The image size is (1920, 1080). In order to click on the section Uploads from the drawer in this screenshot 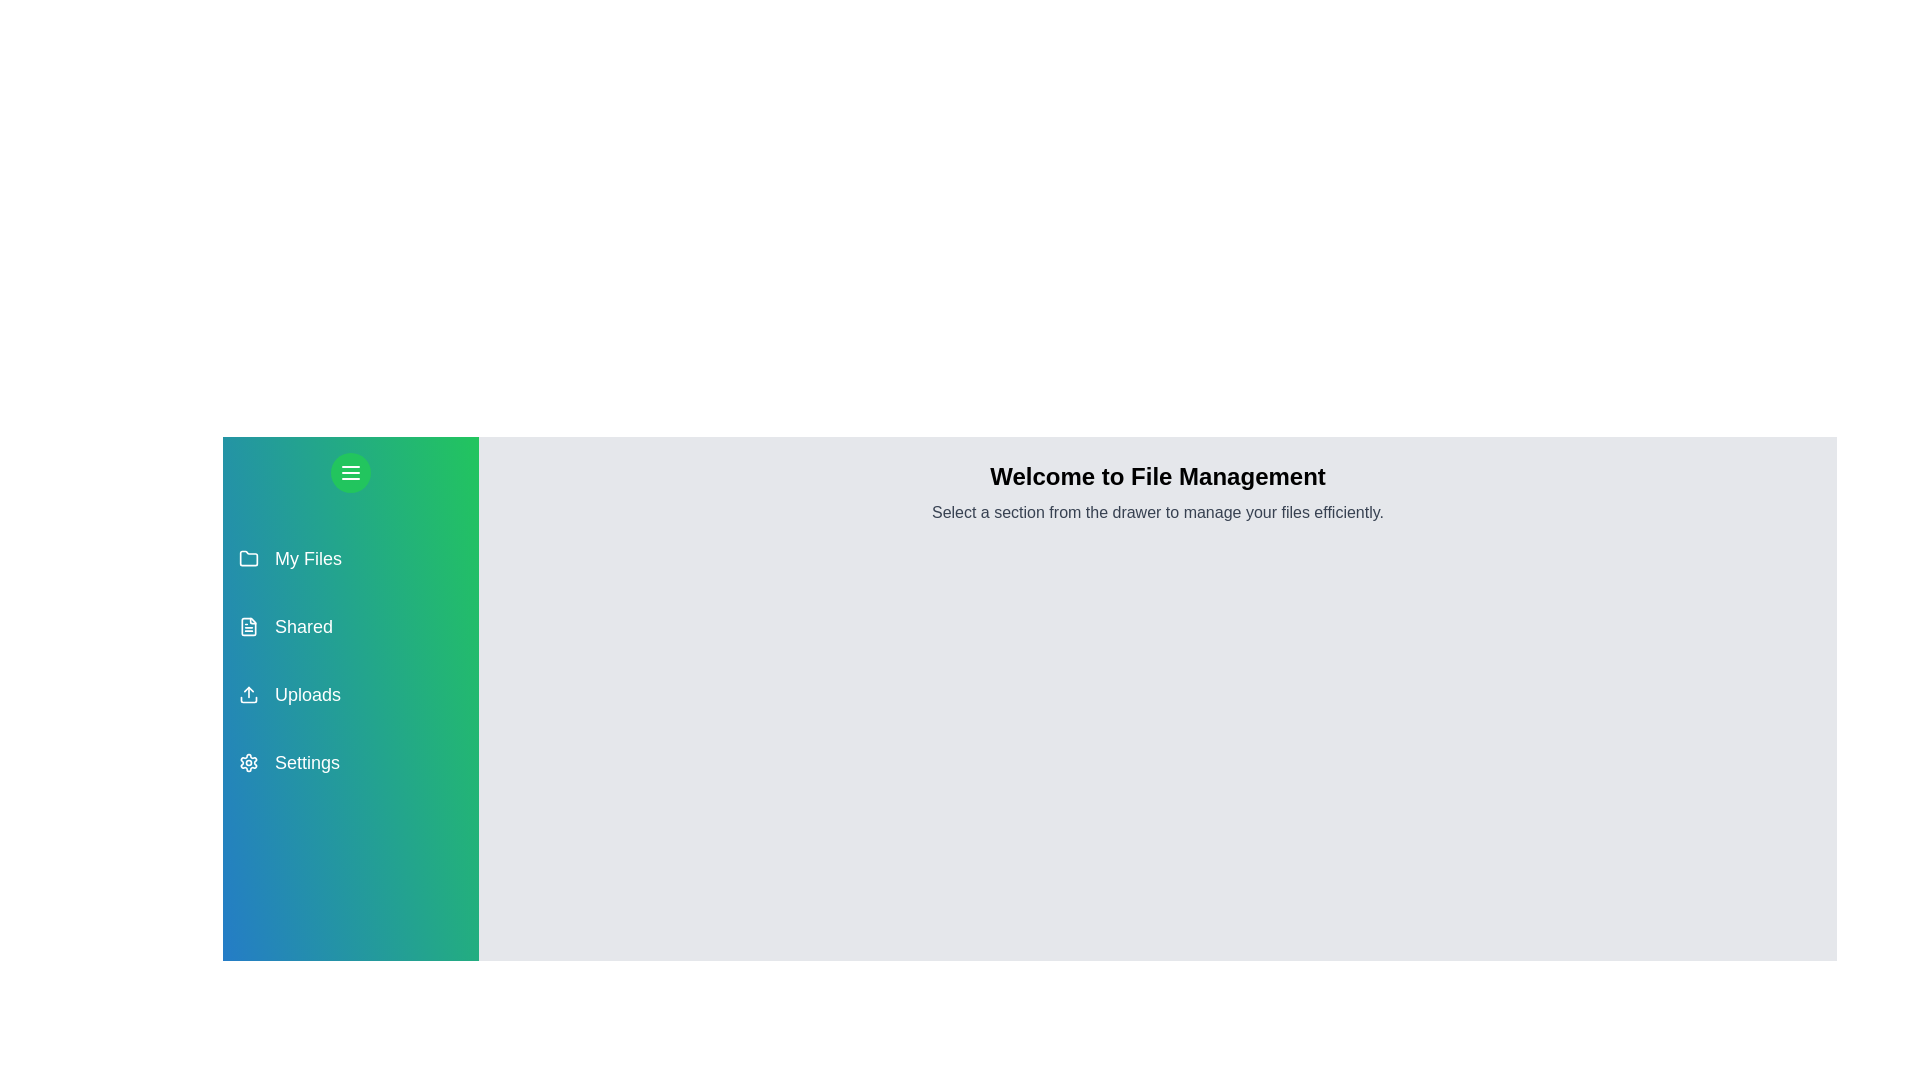, I will do `click(350, 693)`.